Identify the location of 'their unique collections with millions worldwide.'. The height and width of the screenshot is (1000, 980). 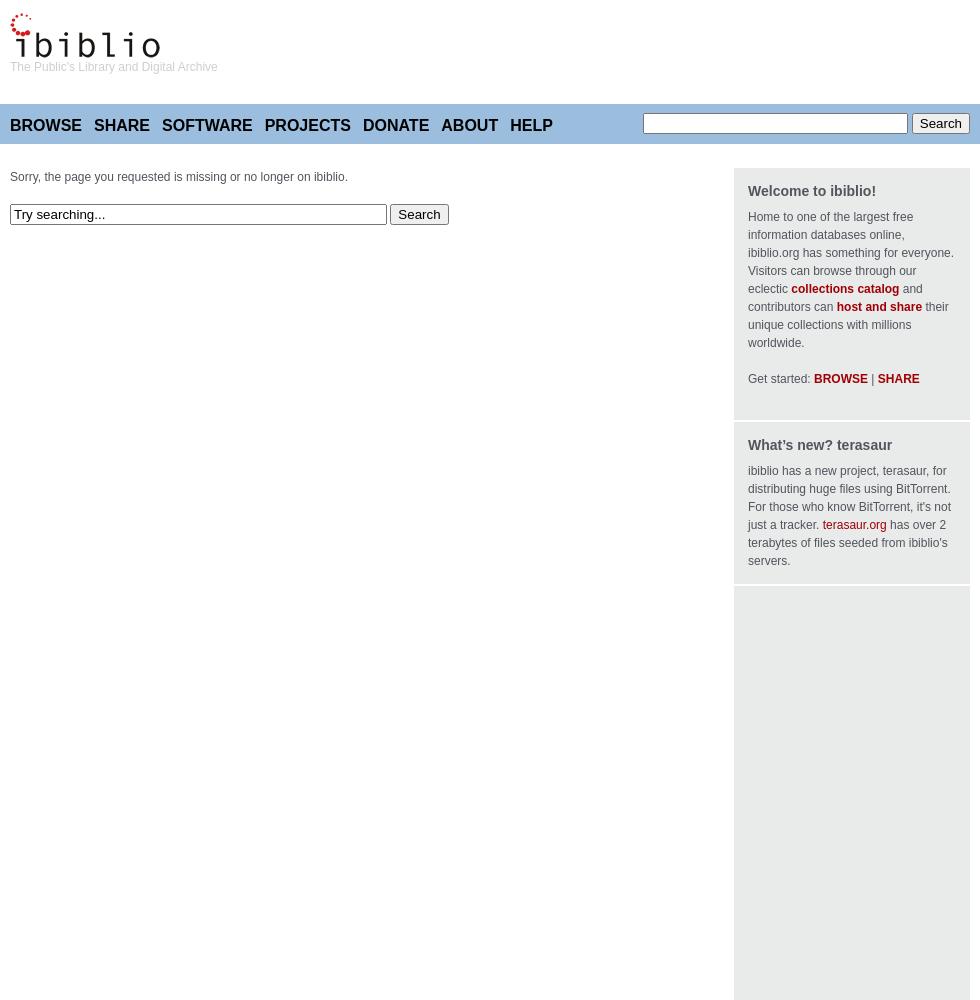
(847, 324).